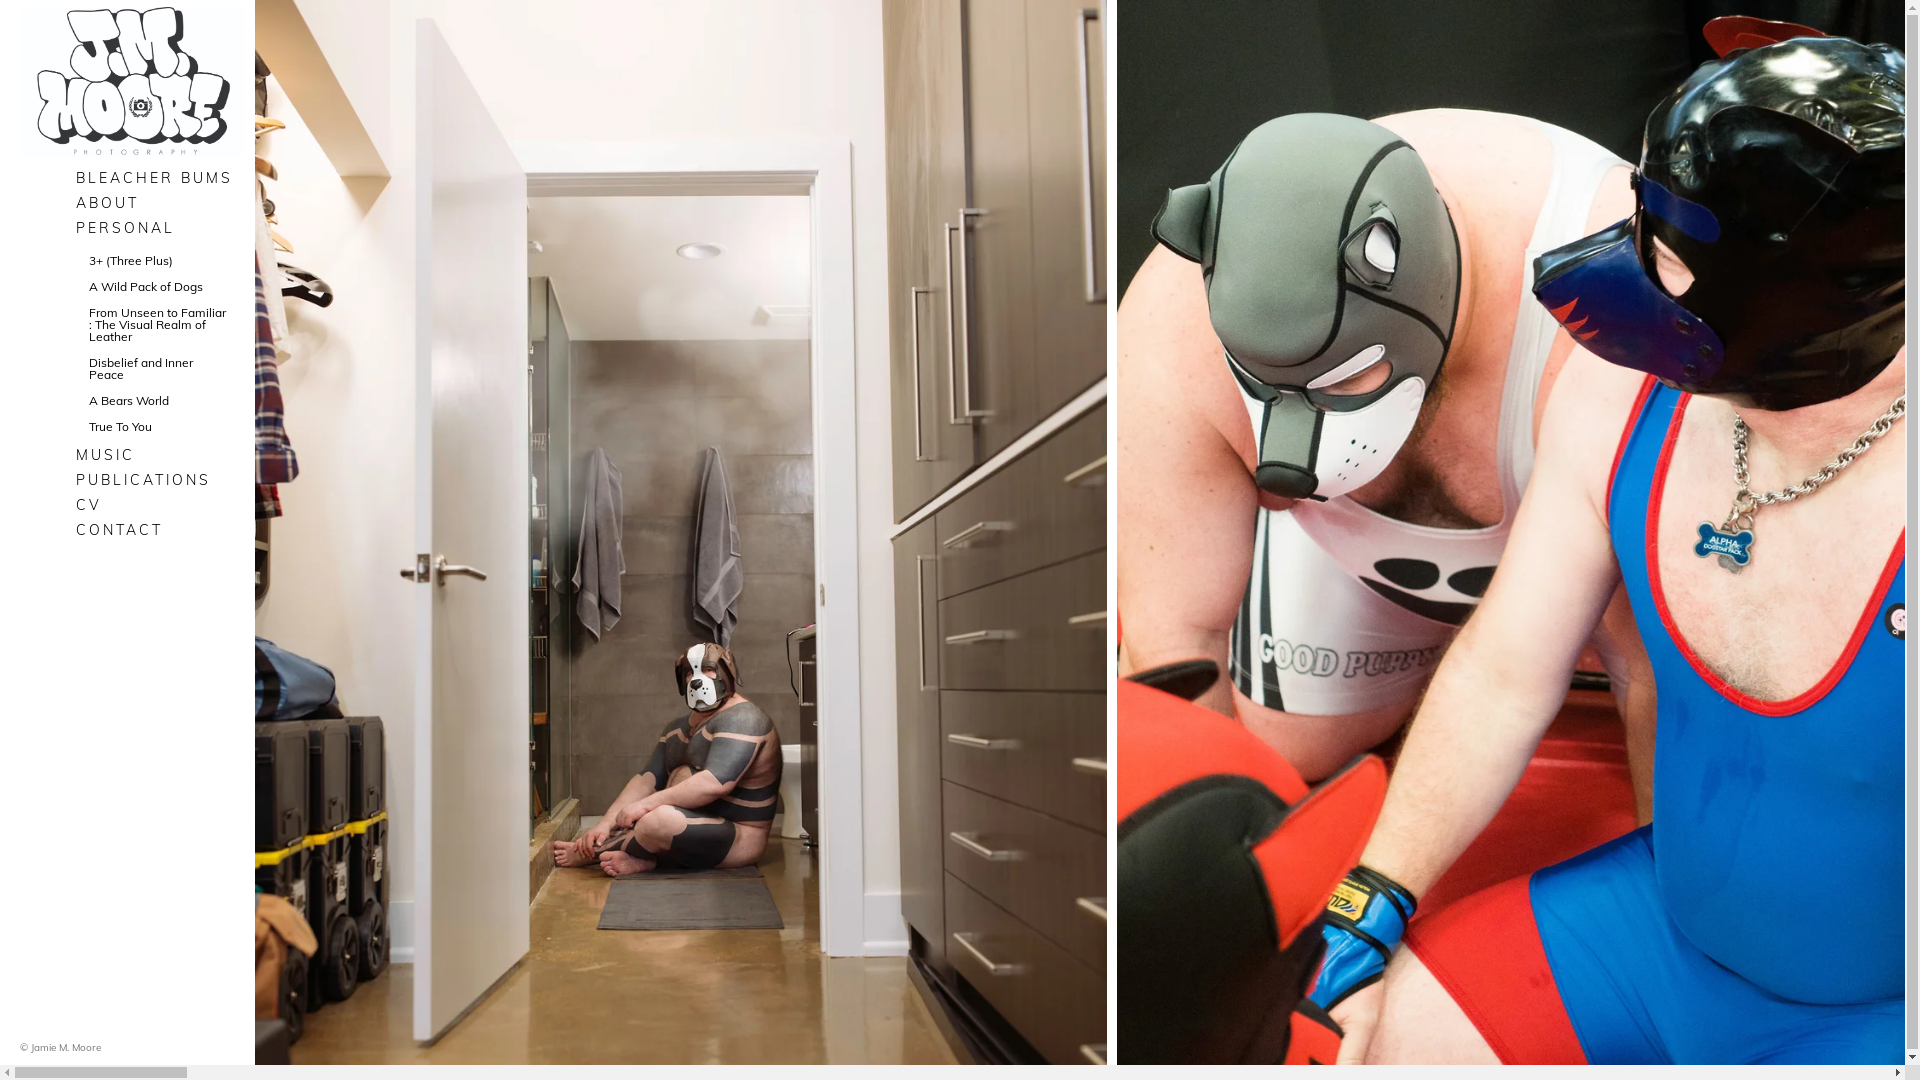 The image size is (1920, 1080). Describe the element at coordinates (156, 504) in the screenshot. I see `'CV'` at that location.